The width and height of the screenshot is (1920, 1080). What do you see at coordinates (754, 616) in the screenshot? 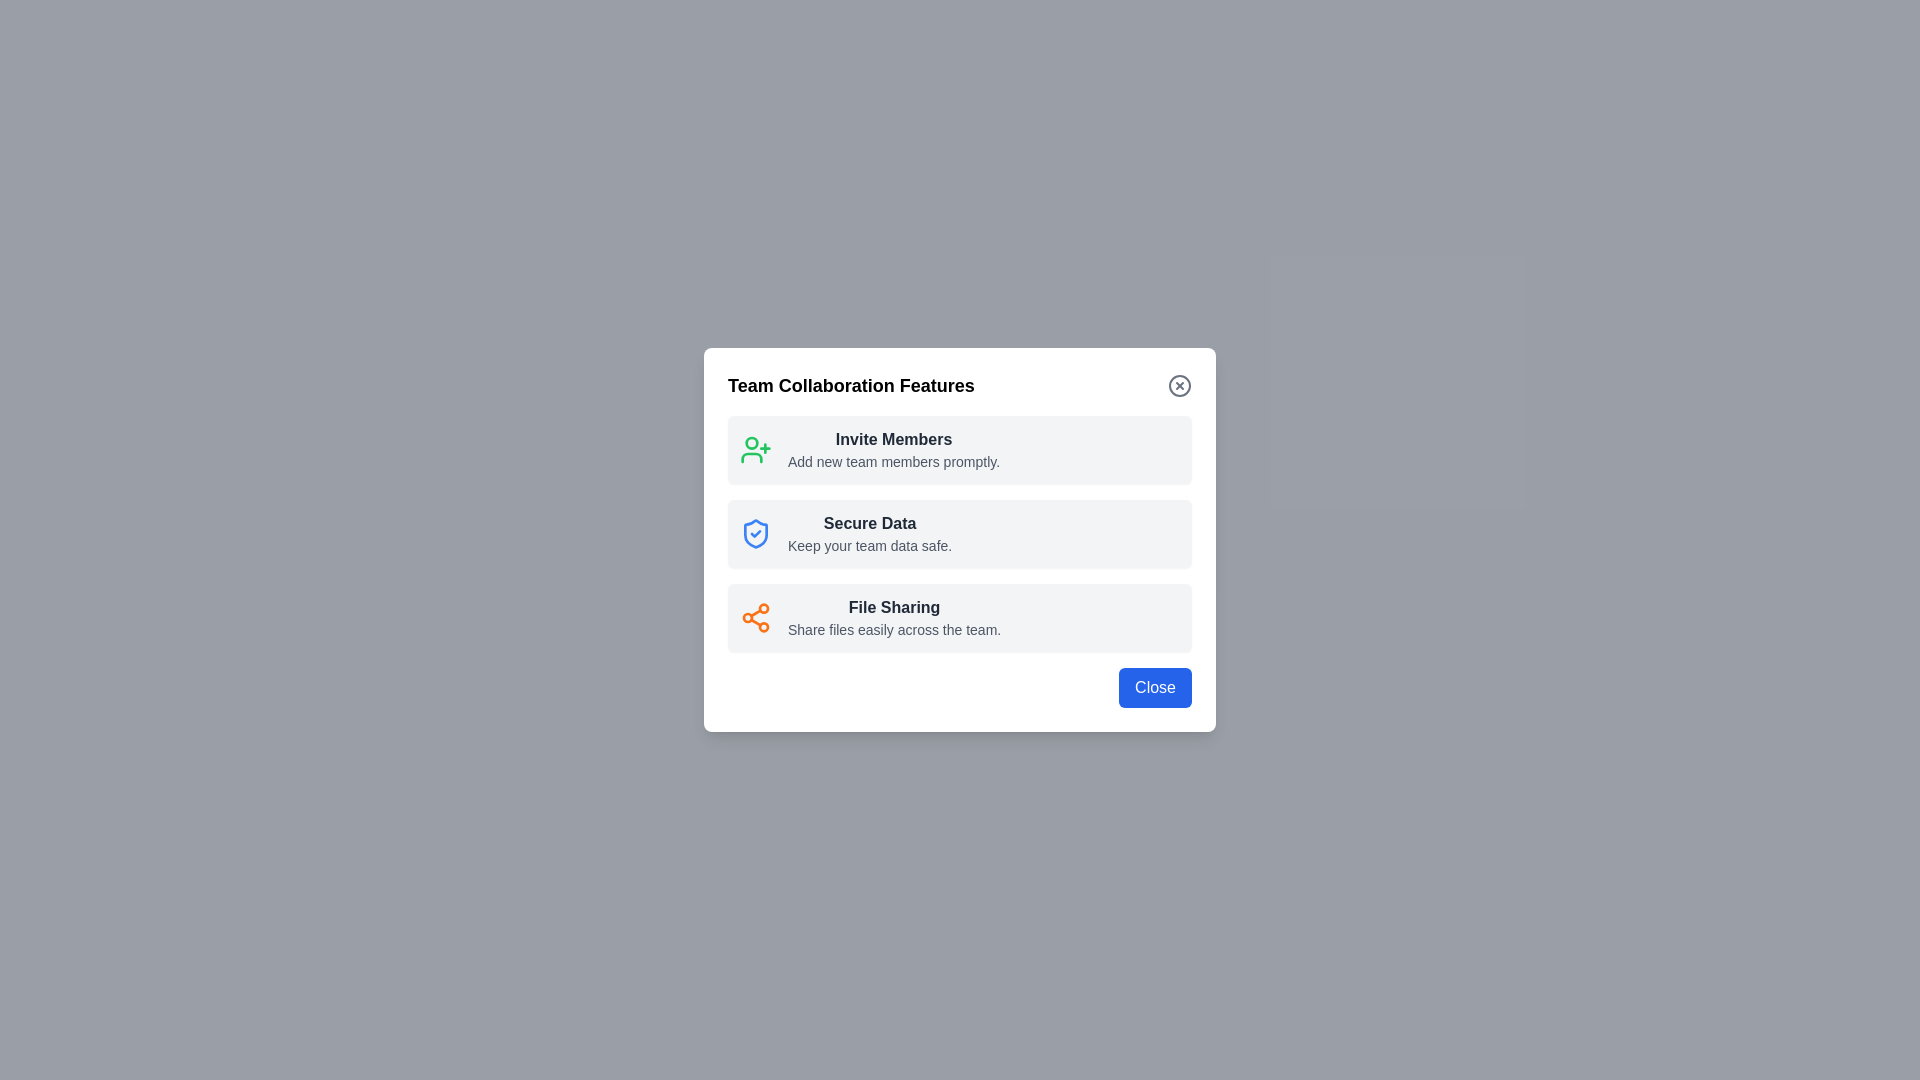
I see `the feature icon corresponding to File Sharing` at bounding box center [754, 616].